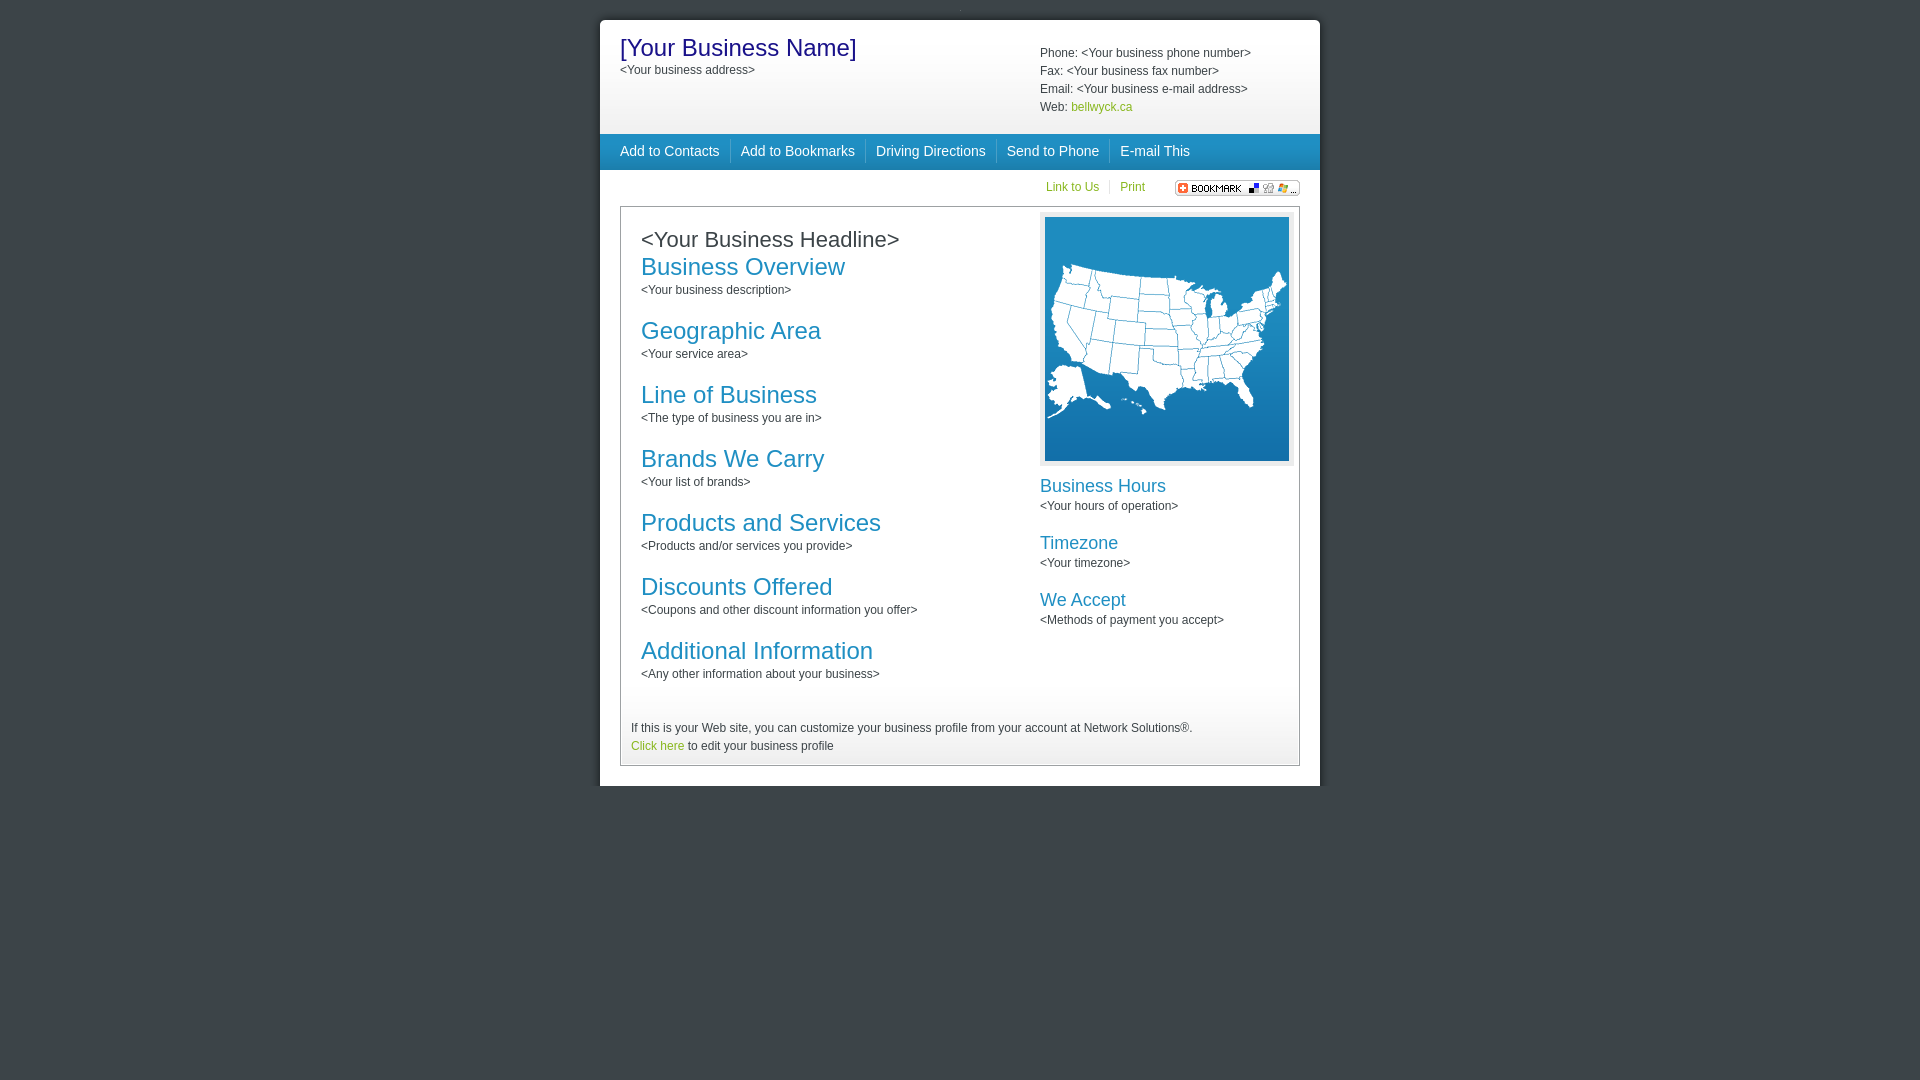 Image resolution: width=1920 pixels, height=1080 pixels. I want to click on 'Driving Directions', so click(930, 149).